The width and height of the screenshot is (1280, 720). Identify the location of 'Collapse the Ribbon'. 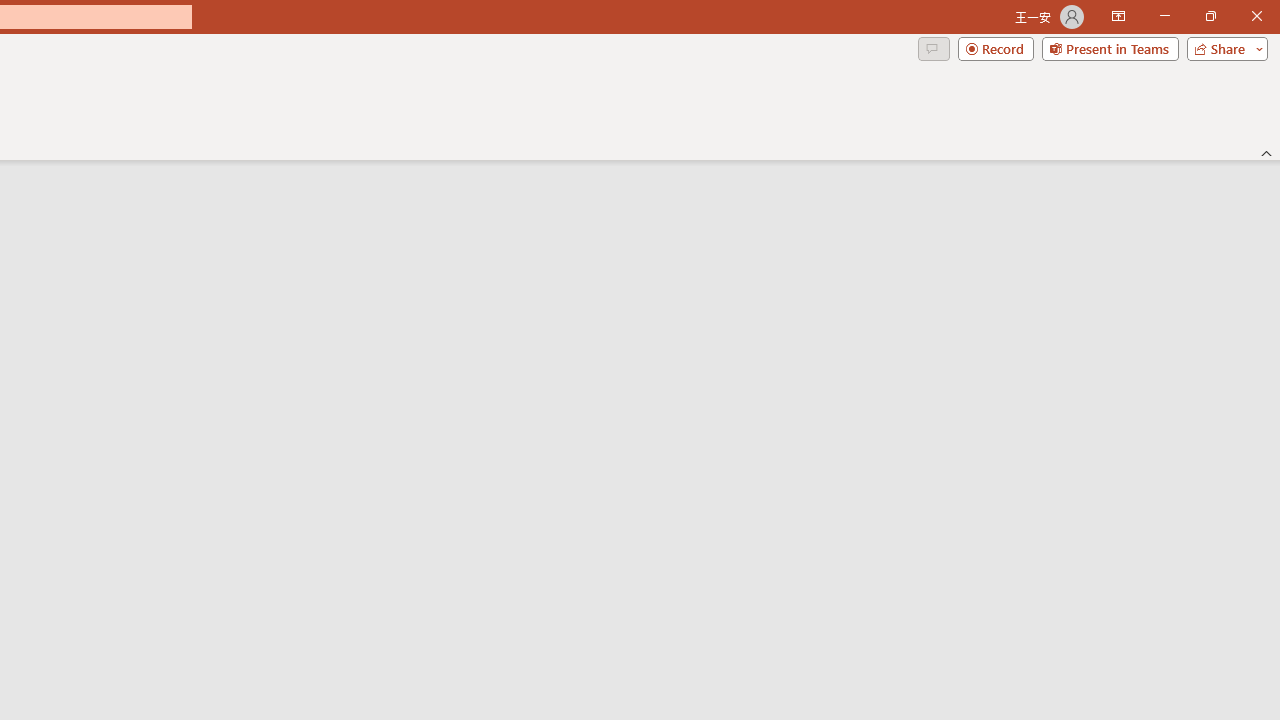
(1266, 152).